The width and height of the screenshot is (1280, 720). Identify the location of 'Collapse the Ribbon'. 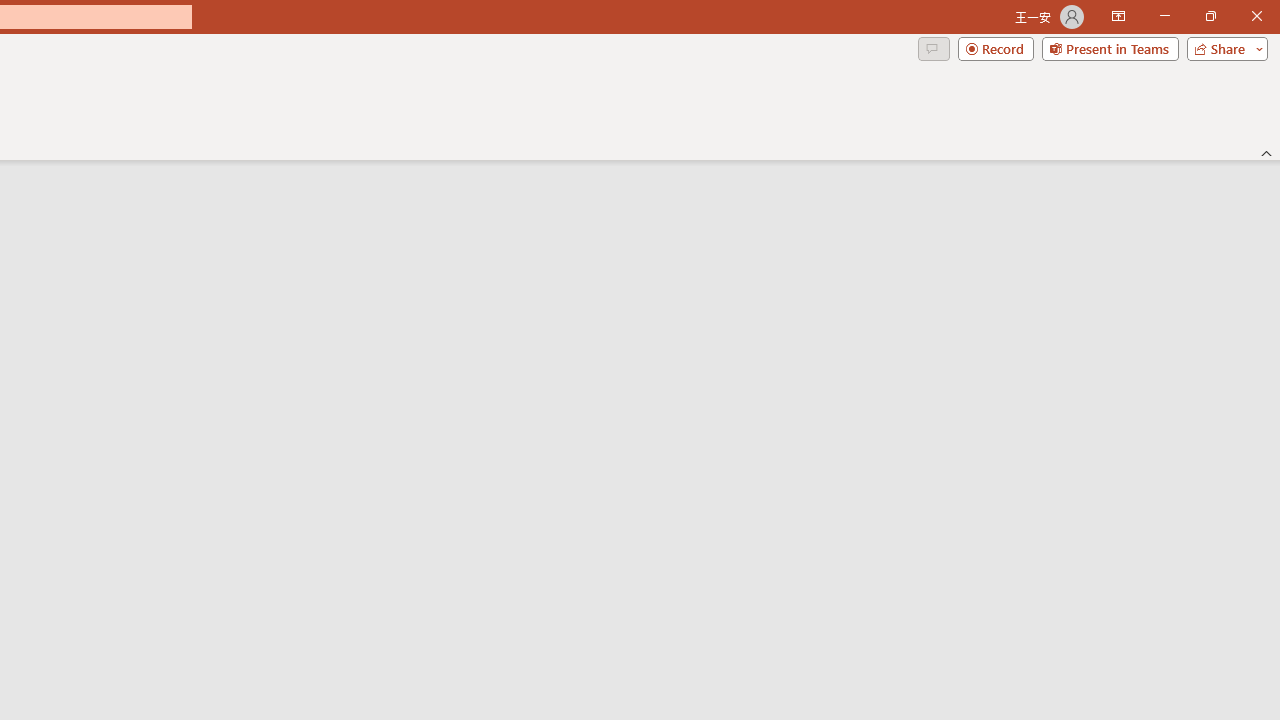
(1266, 152).